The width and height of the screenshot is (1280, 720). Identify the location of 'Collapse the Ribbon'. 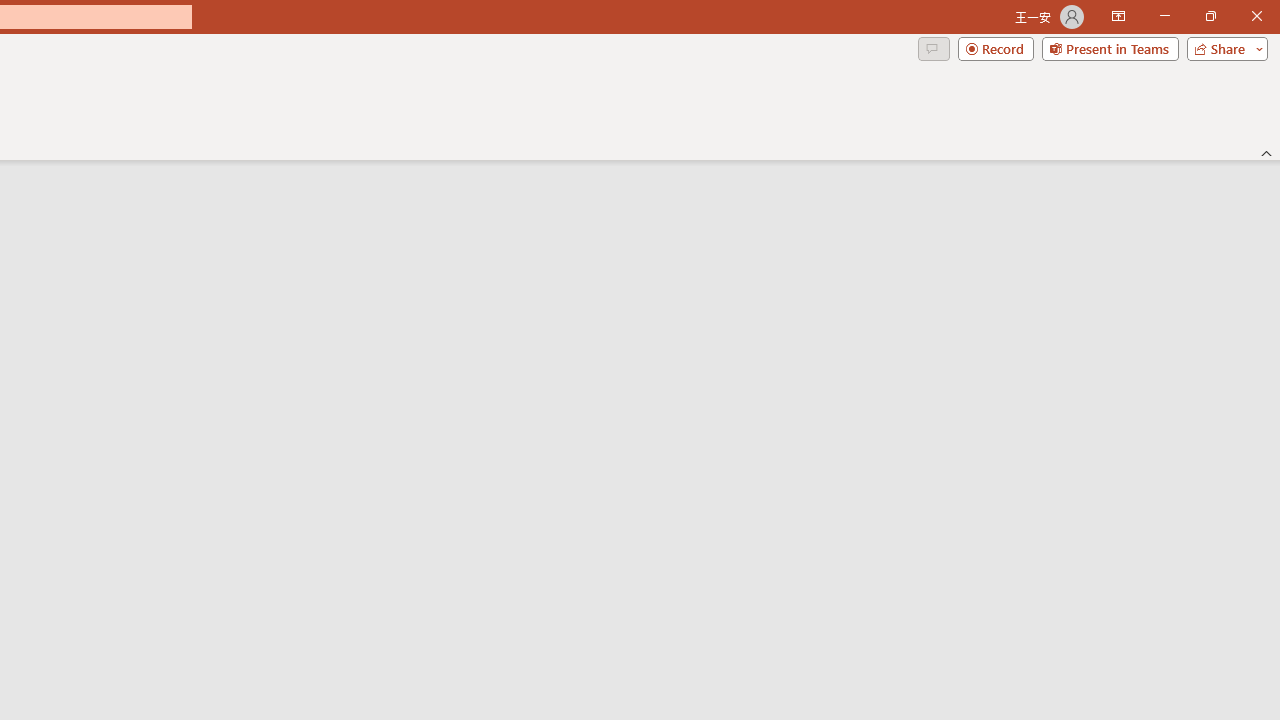
(1266, 152).